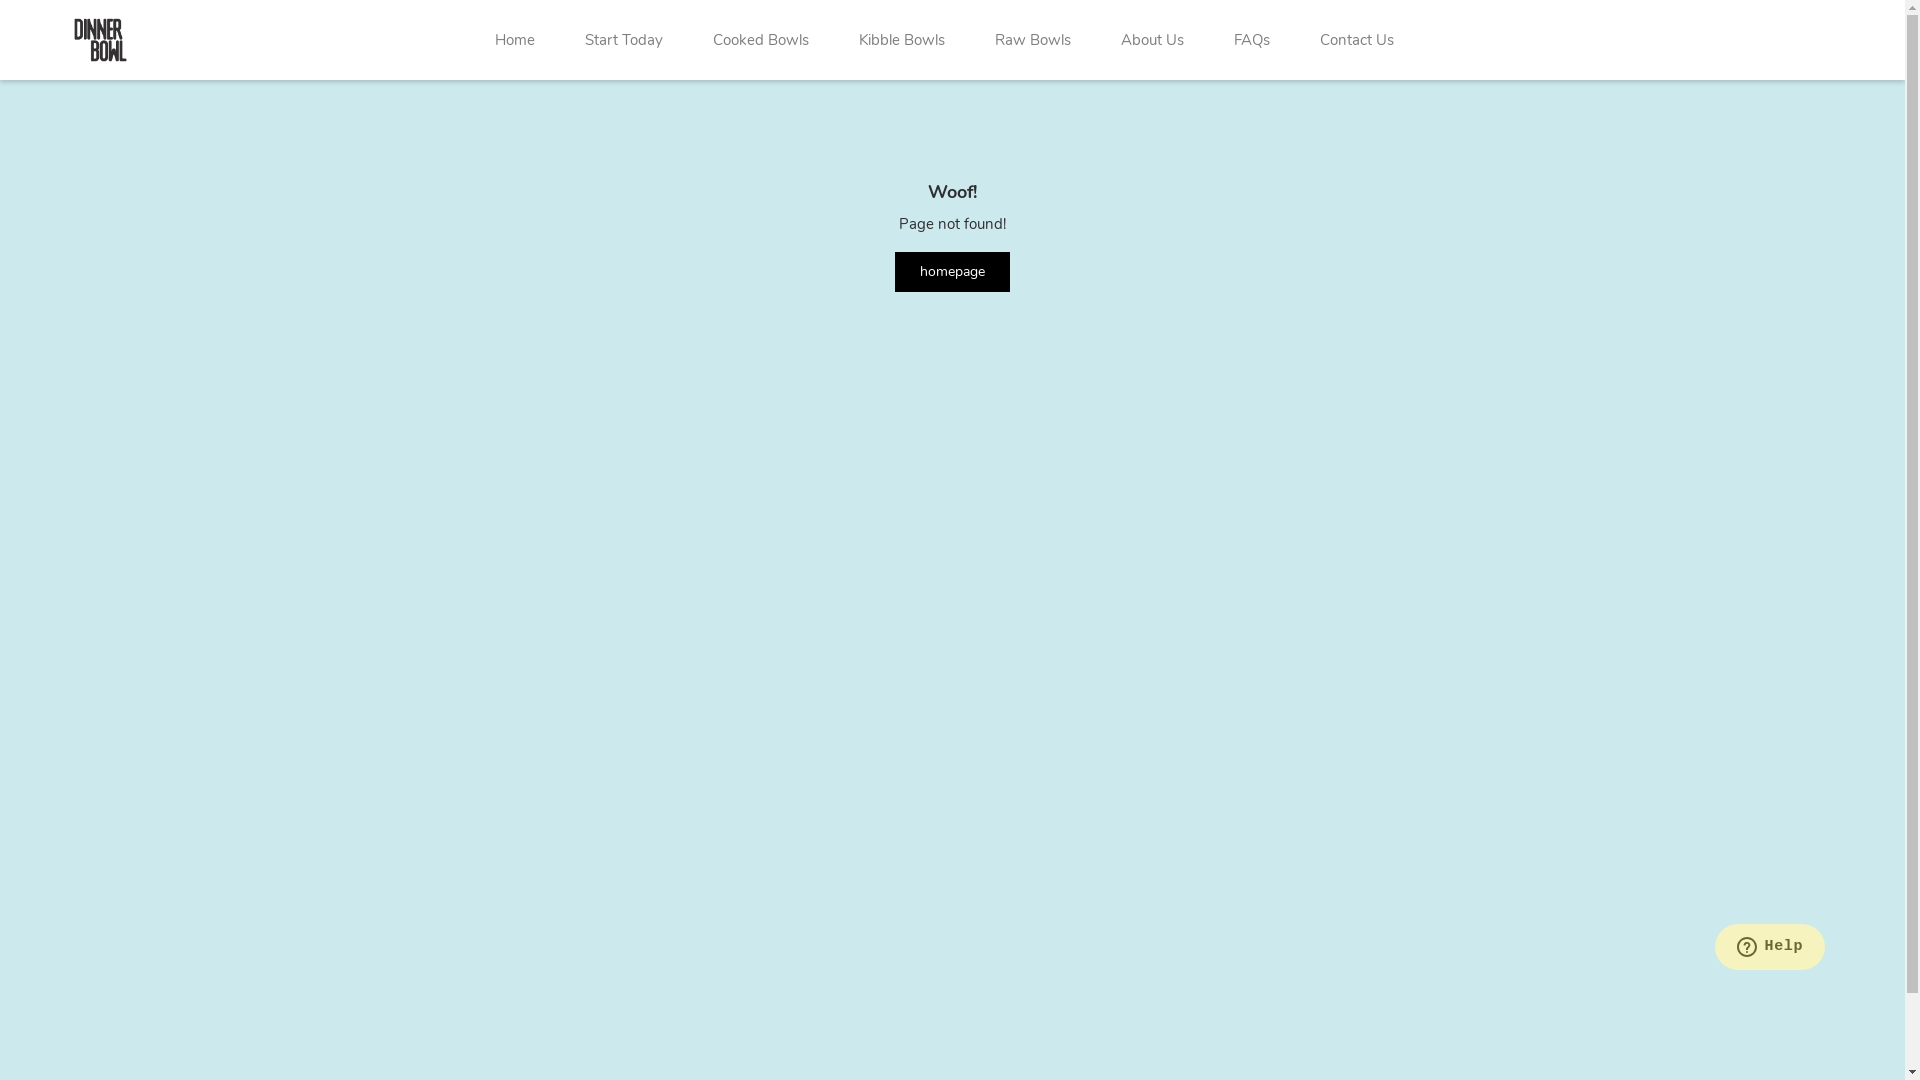  Describe the element at coordinates (623, 39) in the screenshot. I see `'Start Today'` at that location.